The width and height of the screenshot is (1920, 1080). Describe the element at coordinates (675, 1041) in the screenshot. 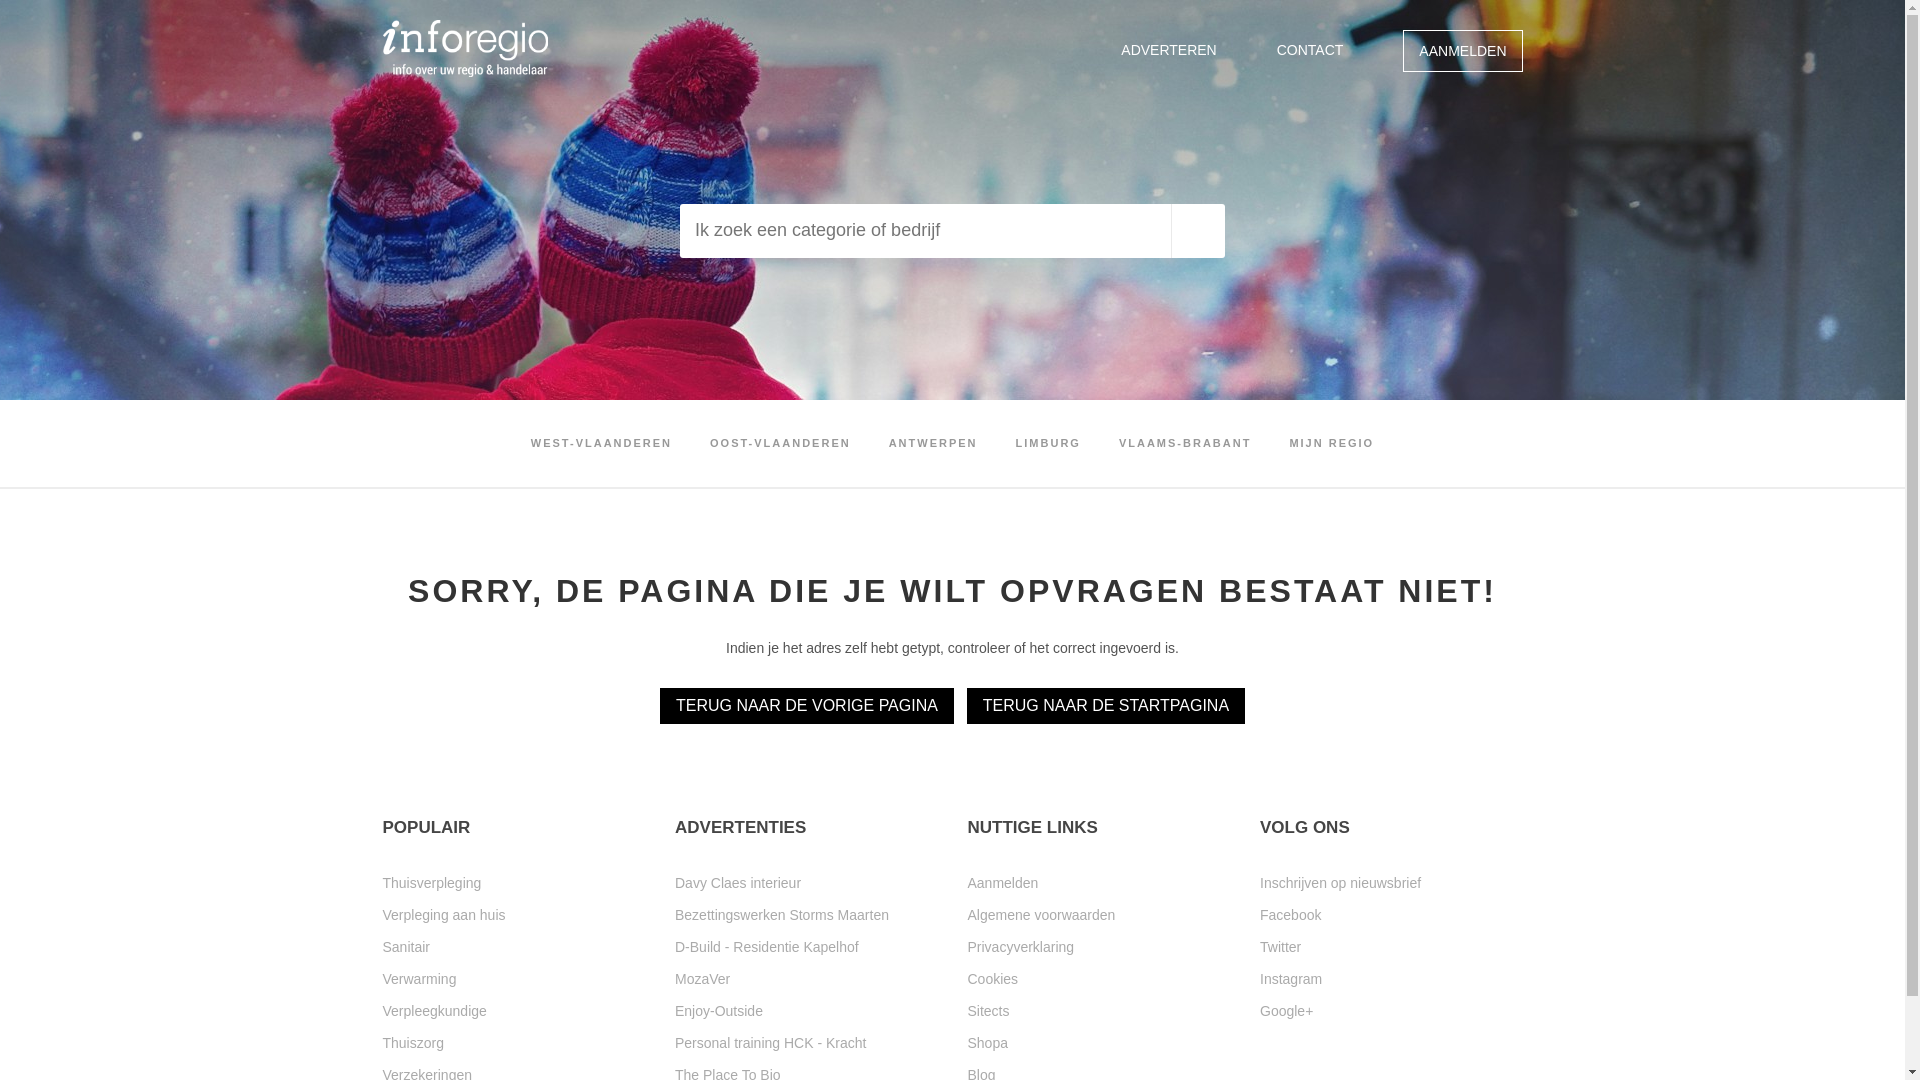

I see `'Personal training HCK - Kracht'` at that location.